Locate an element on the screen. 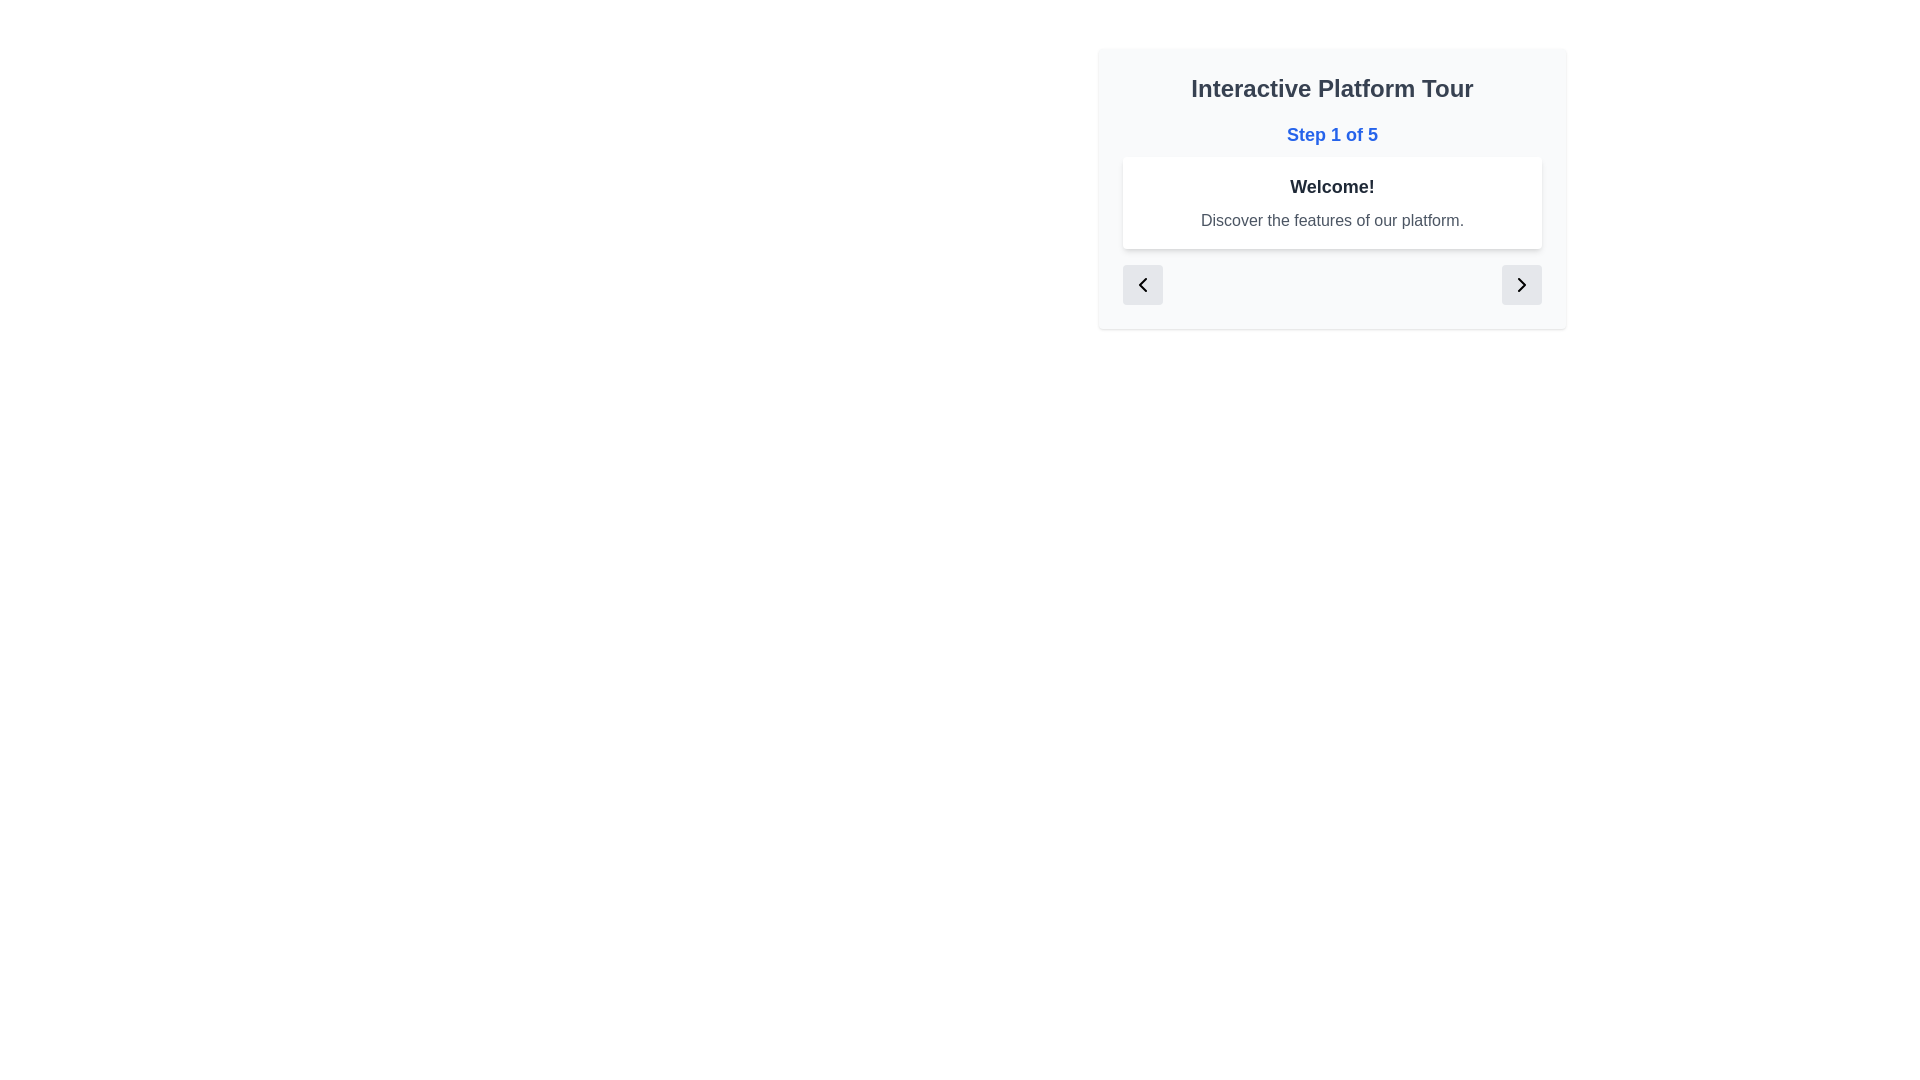 Image resolution: width=1920 pixels, height=1080 pixels. the left chevron navigation icon located in the footer section of the 'Interactive Platform Tour' dialog box is located at coordinates (1142, 285).